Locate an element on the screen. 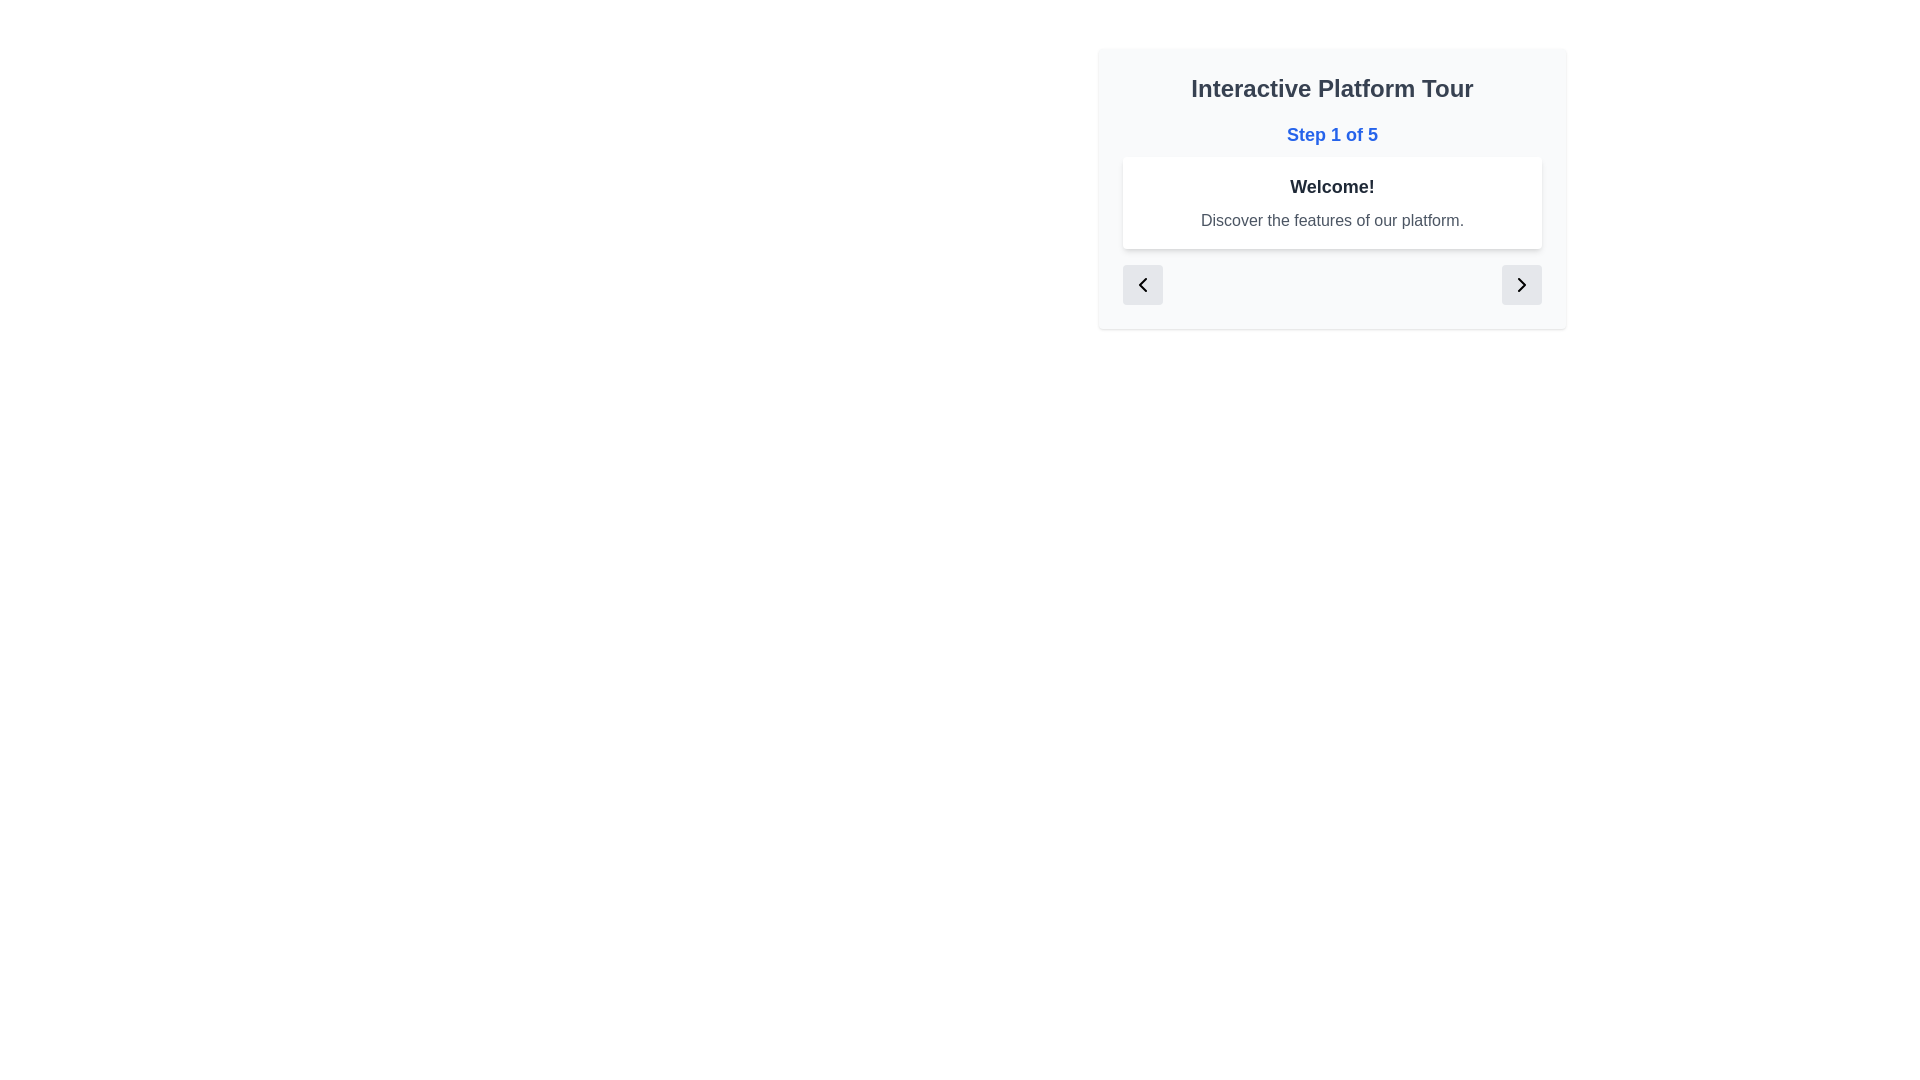 Image resolution: width=1920 pixels, height=1080 pixels. the left chevron navigation icon located in the footer section of the 'Interactive Platform Tour' dialog box is located at coordinates (1142, 285).